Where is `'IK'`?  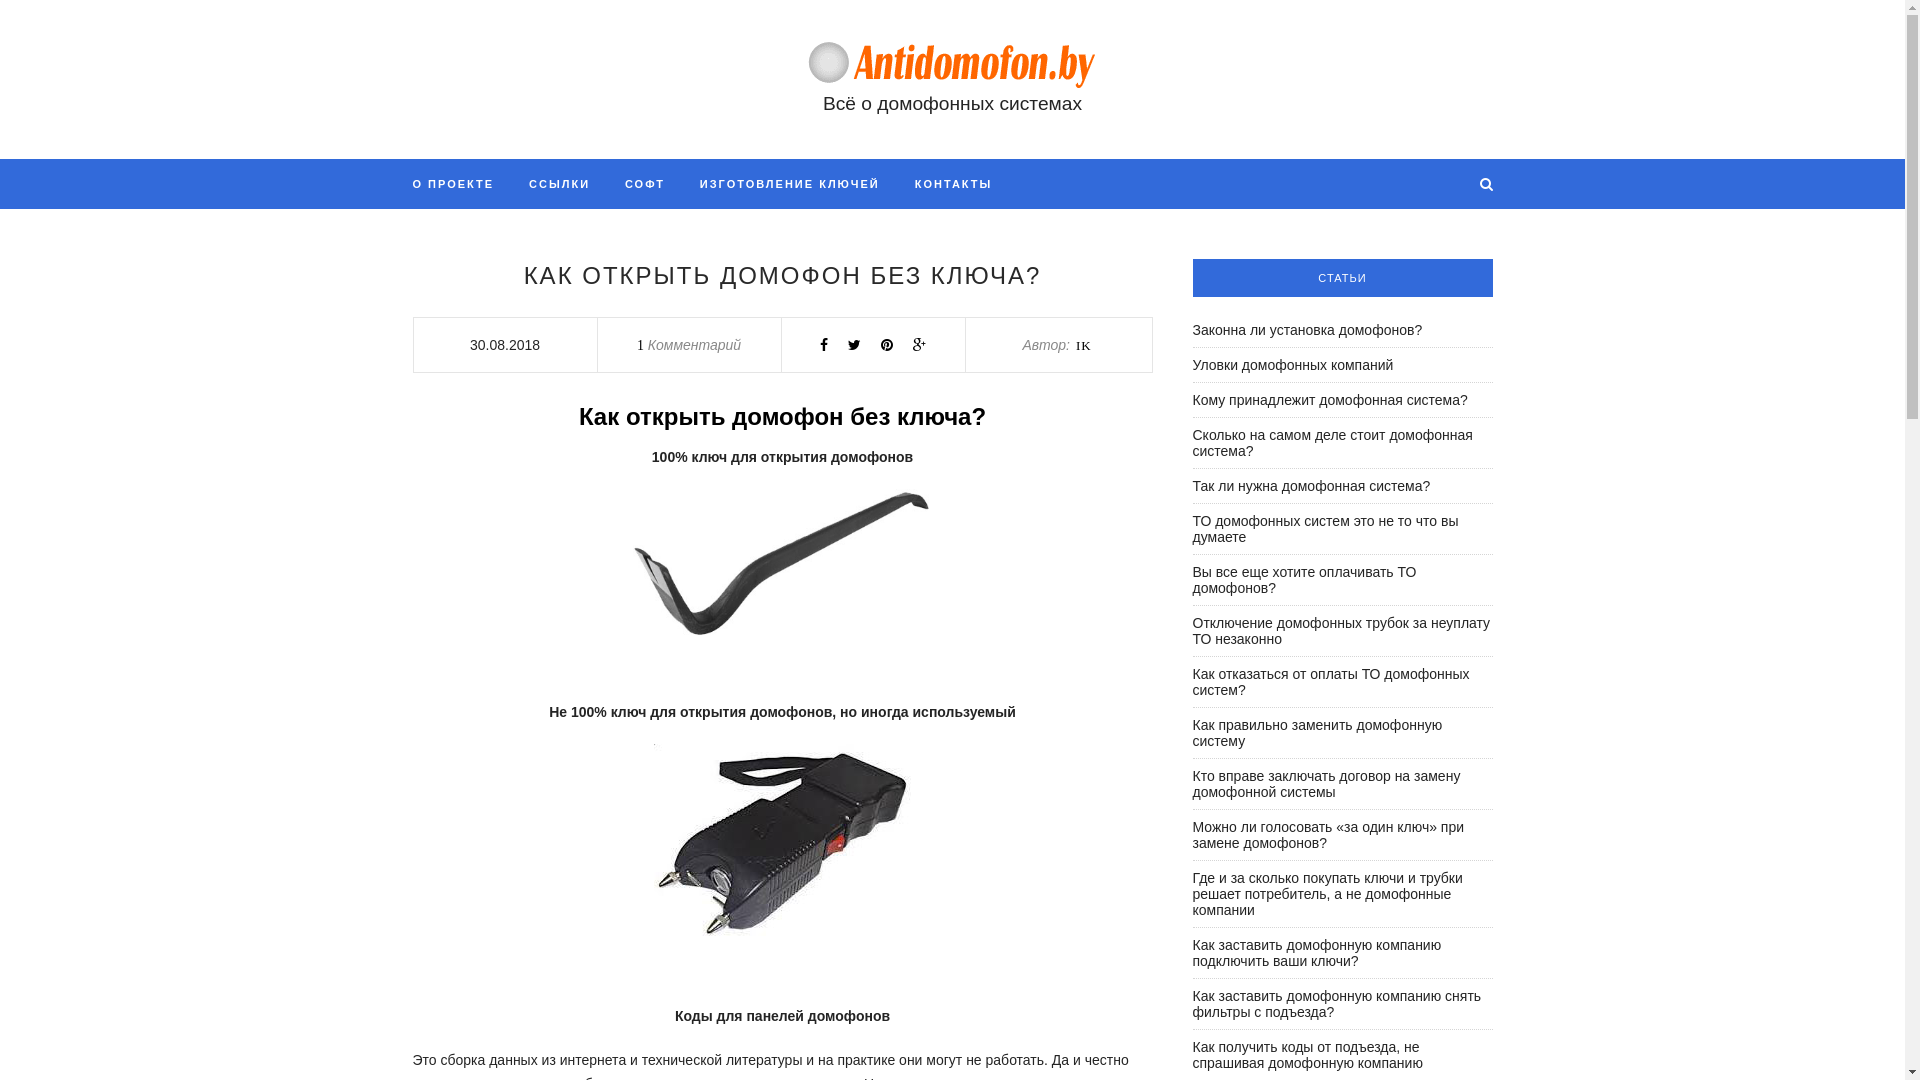
'IK' is located at coordinates (1083, 344).